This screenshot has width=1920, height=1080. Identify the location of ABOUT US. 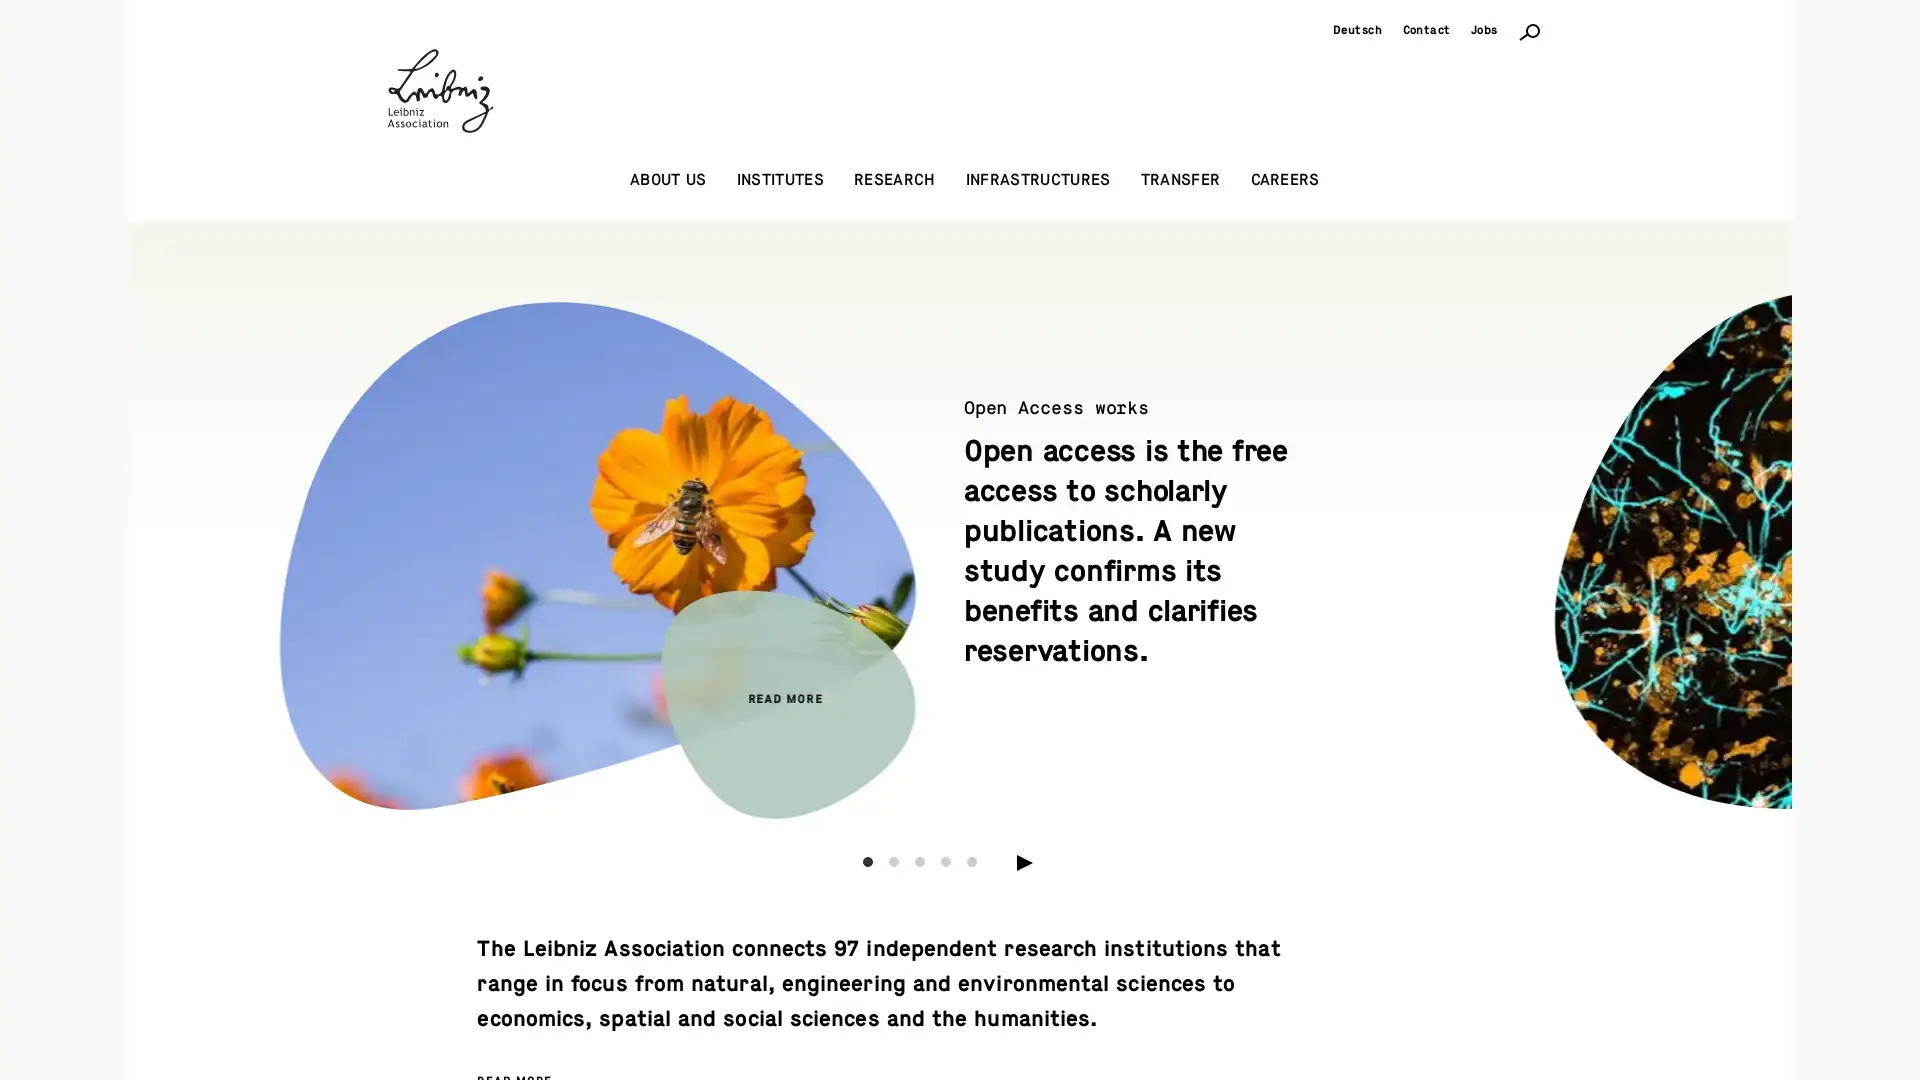
(667, 180).